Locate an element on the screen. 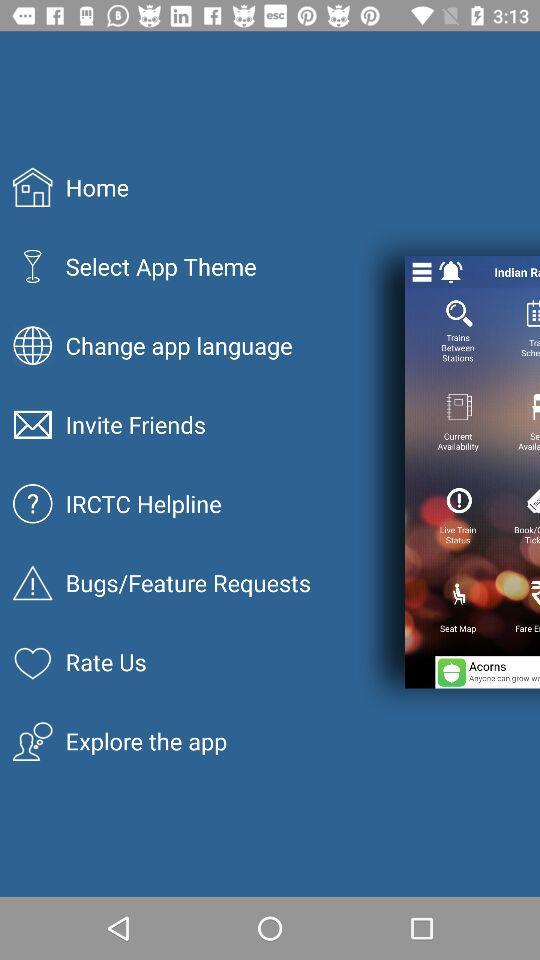 The image size is (540, 960). the icon which is left side of the change app language is located at coordinates (31, 345).